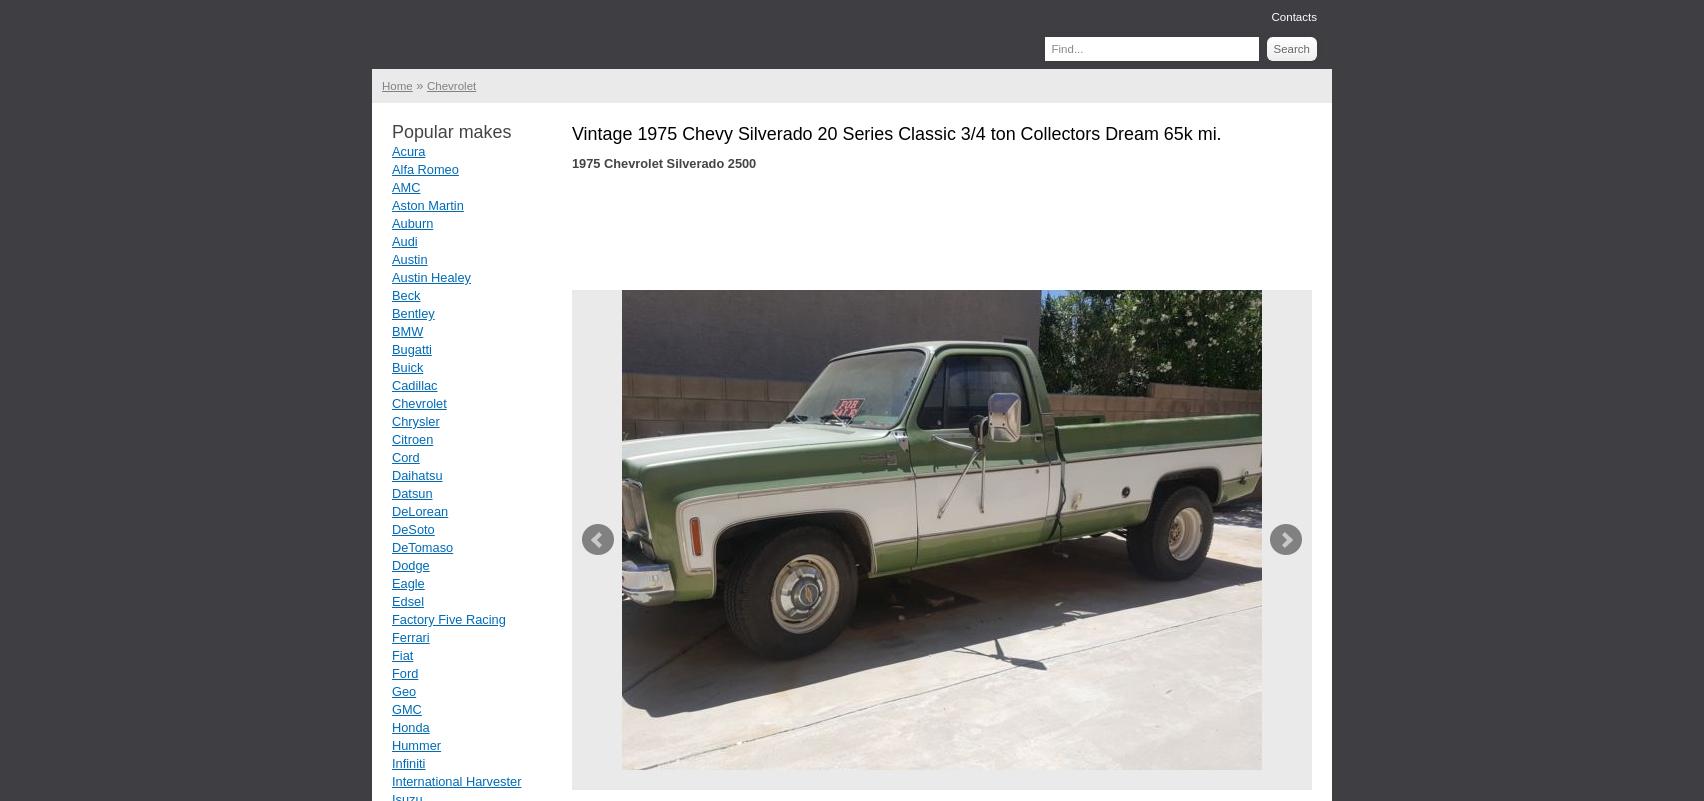 The width and height of the screenshot is (1704, 801). What do you see at coordinates (572, 163) in the screenshot?
I see `'1975 Chevrolet Silverado 2500'` at bounding box center [572, 163].